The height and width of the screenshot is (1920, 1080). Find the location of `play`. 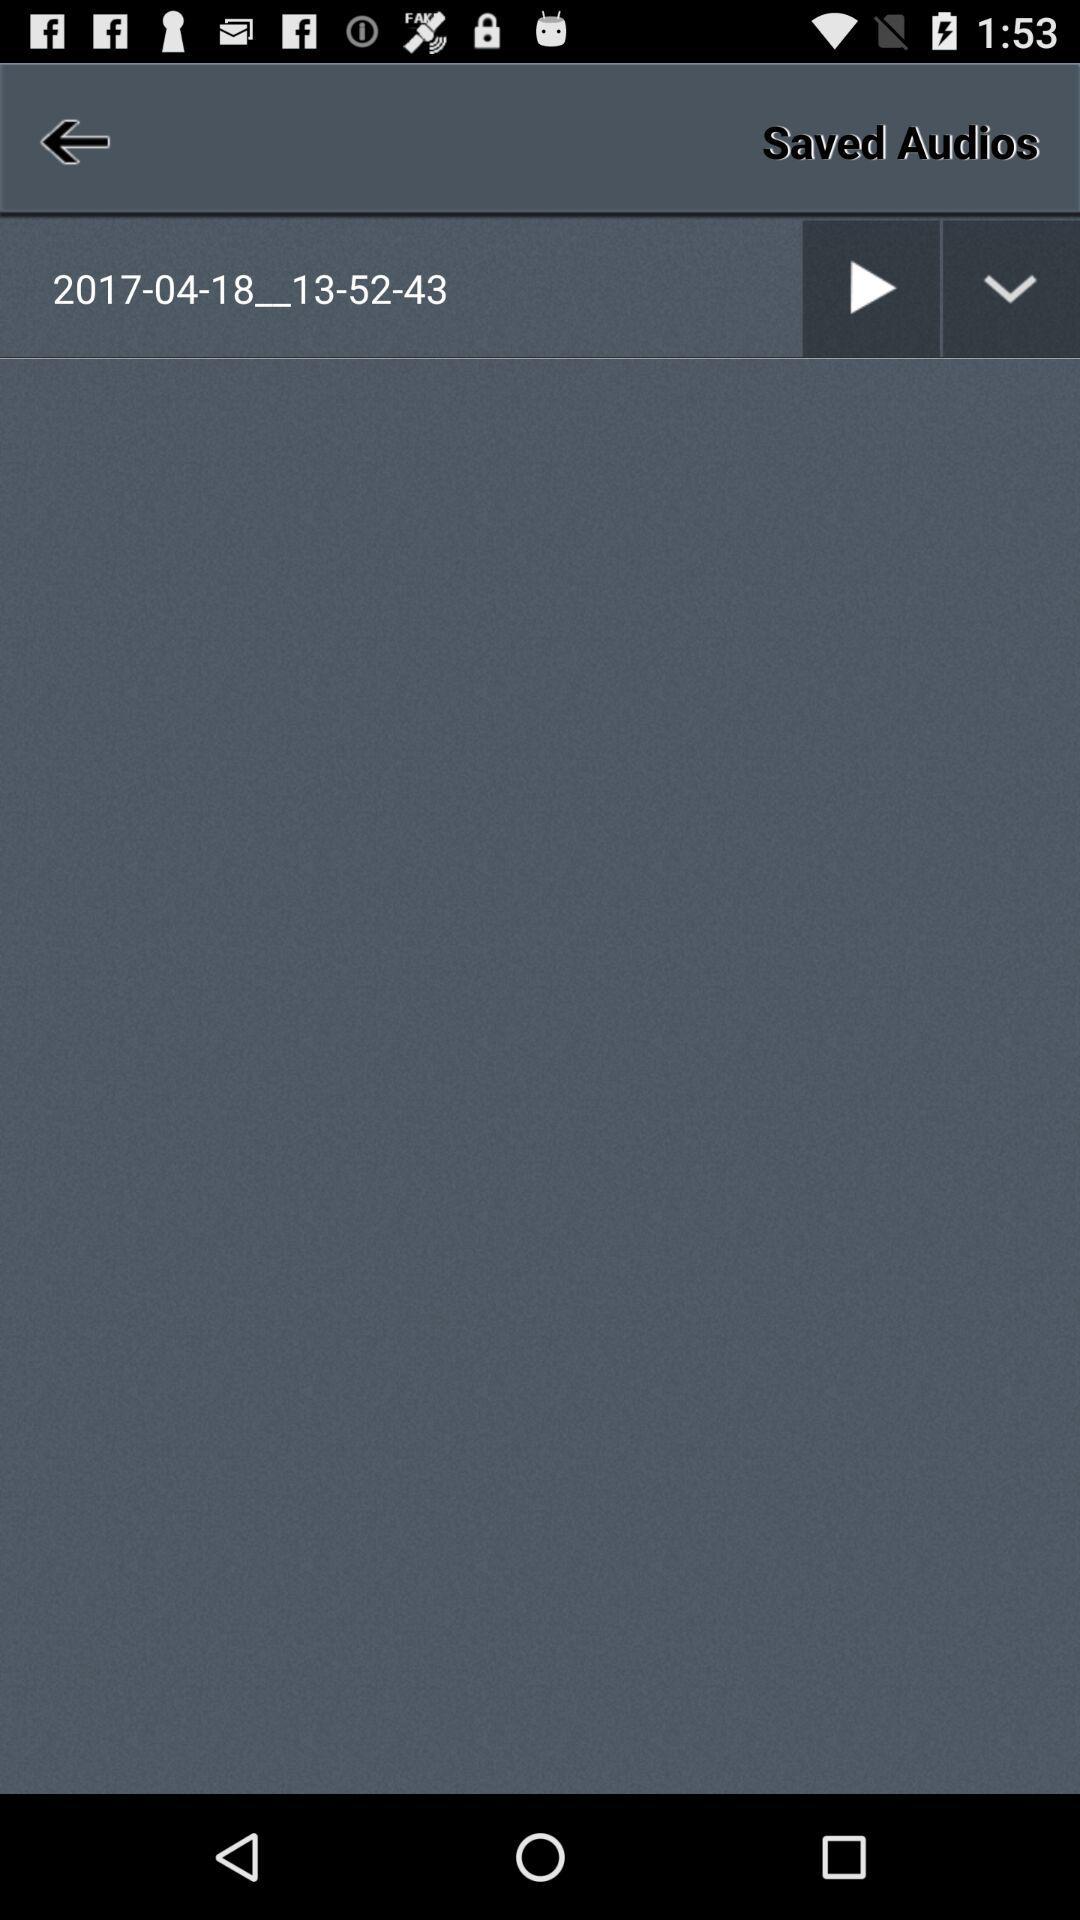

play is located at coordinates (870, 287).